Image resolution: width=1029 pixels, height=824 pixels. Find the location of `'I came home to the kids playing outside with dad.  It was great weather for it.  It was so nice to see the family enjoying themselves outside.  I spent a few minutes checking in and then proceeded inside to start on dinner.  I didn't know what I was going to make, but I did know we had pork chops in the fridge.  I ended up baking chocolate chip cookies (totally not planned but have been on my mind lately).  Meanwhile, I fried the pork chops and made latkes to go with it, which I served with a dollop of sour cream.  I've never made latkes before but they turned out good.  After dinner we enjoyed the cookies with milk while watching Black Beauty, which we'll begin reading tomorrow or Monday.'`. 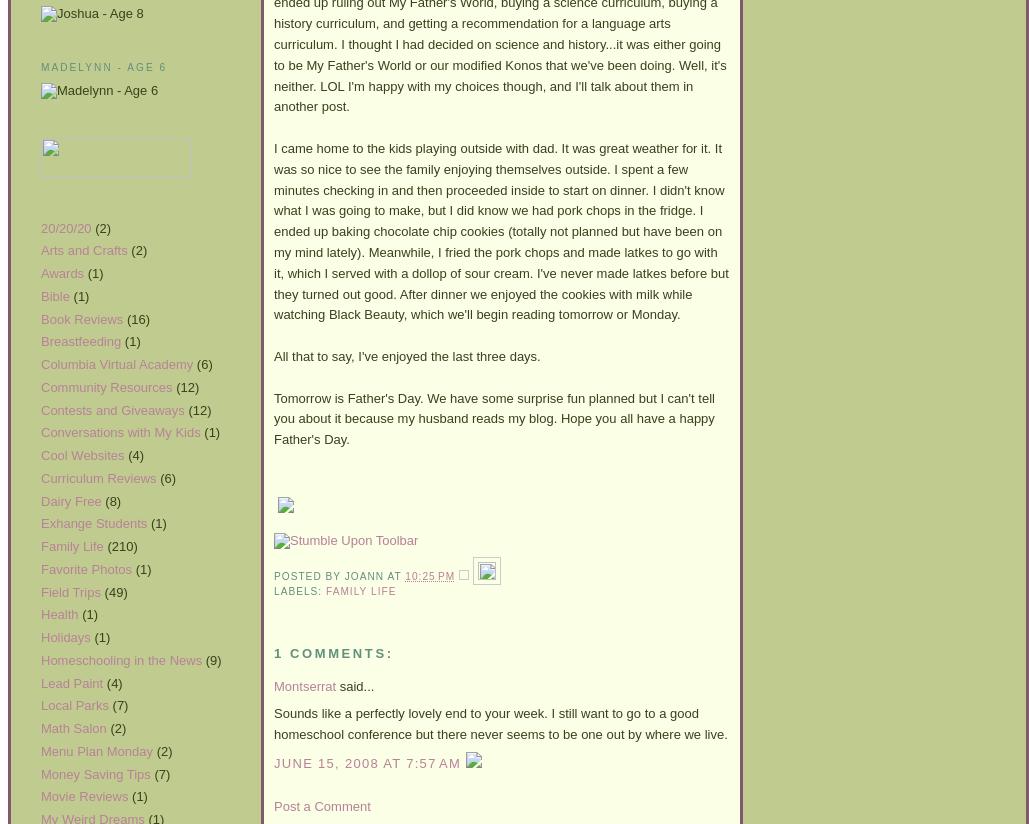

'I came home to the kids playing outside with dad.  It was great weather for it.  It was so nice to see the family enjoying themselves outside.  I spent a few minutes checking in and then proceeded inside to start on dinner.  I didn't know what I was going to make, but I did know we had pork chops in the fridge.  I ended up baking chocolate chip cookies (totally not planned but have been on my mind lately).  Meanwhile, I fried the pork chops and made latkes to go with it, which I served with a dollop of sour cream.  I've never made latkes before but they turned out good.  After dinner we enjoyed the cookies with milk while watching Black Beauty, which we'll begin reading tomorrow or Monday.' is located at coordinates (273, 229).